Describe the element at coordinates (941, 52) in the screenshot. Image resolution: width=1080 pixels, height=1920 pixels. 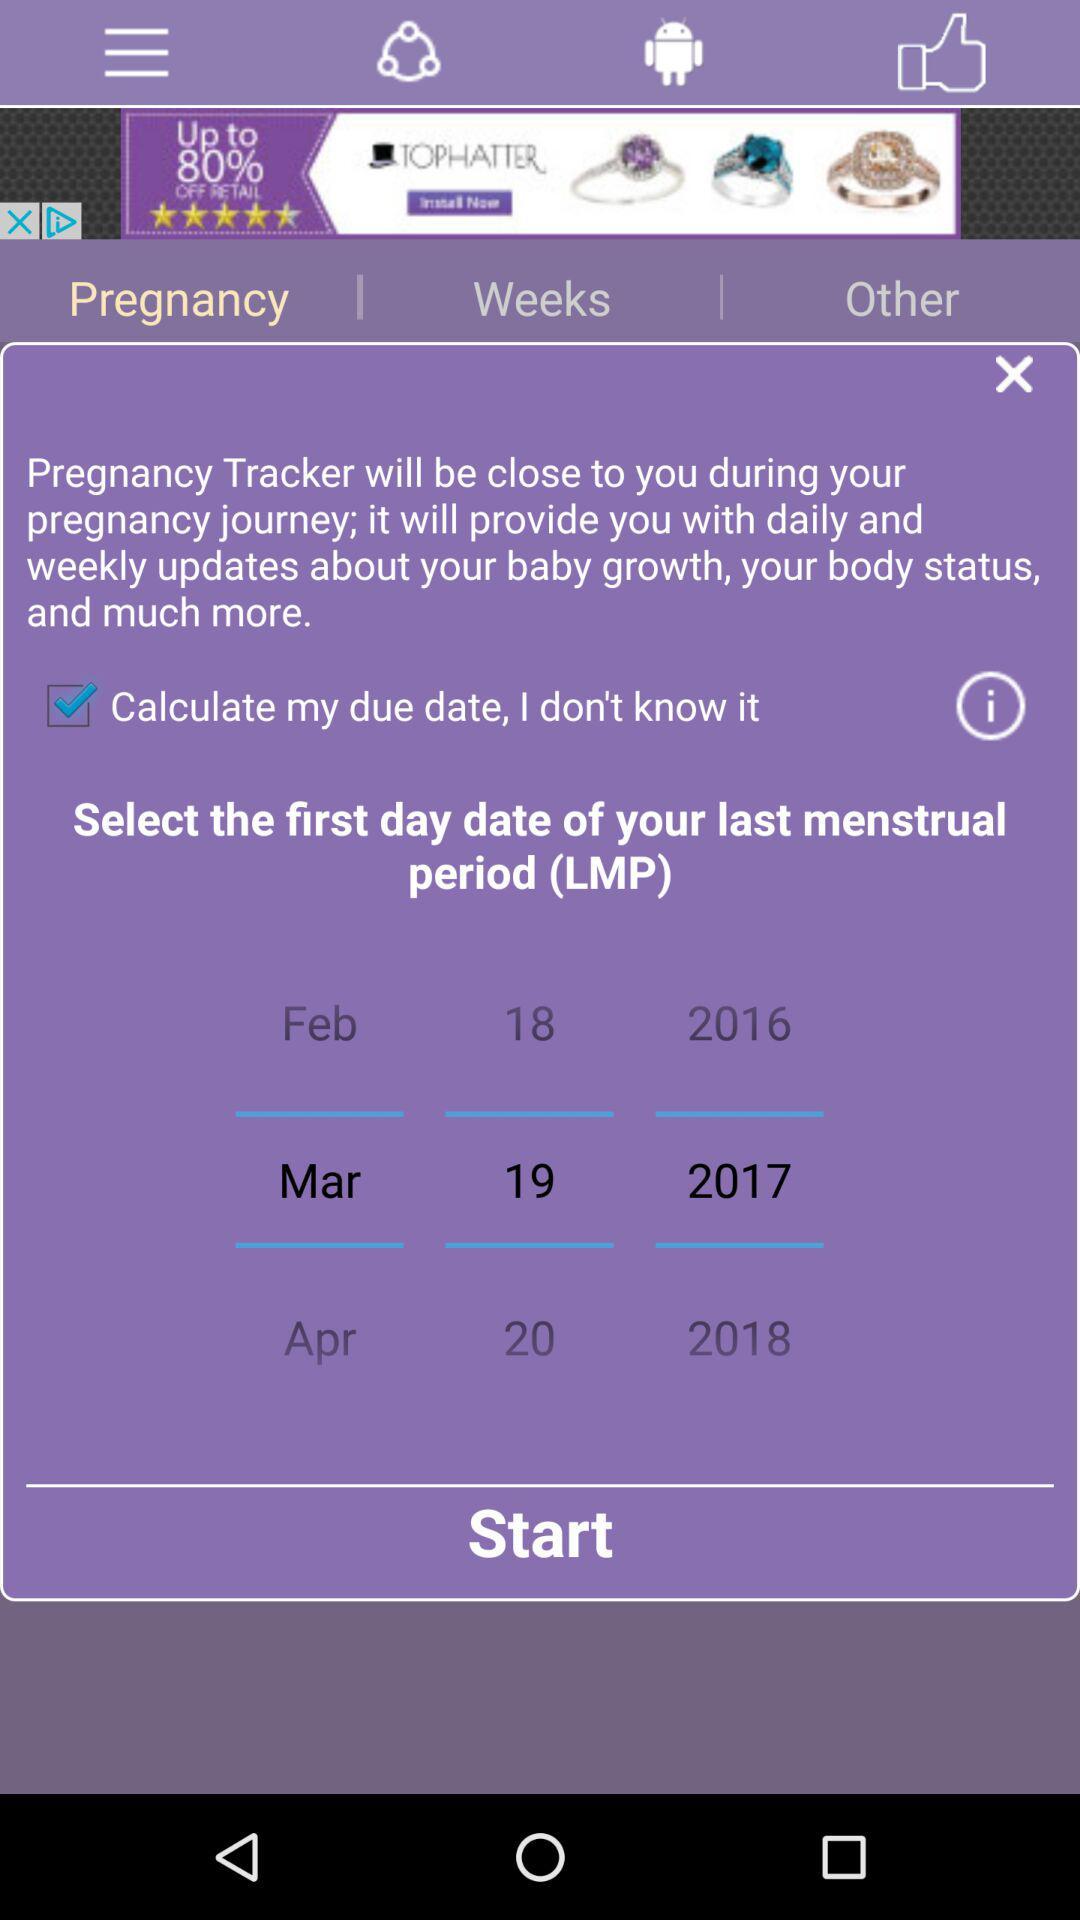
I see `kaai` at that location.